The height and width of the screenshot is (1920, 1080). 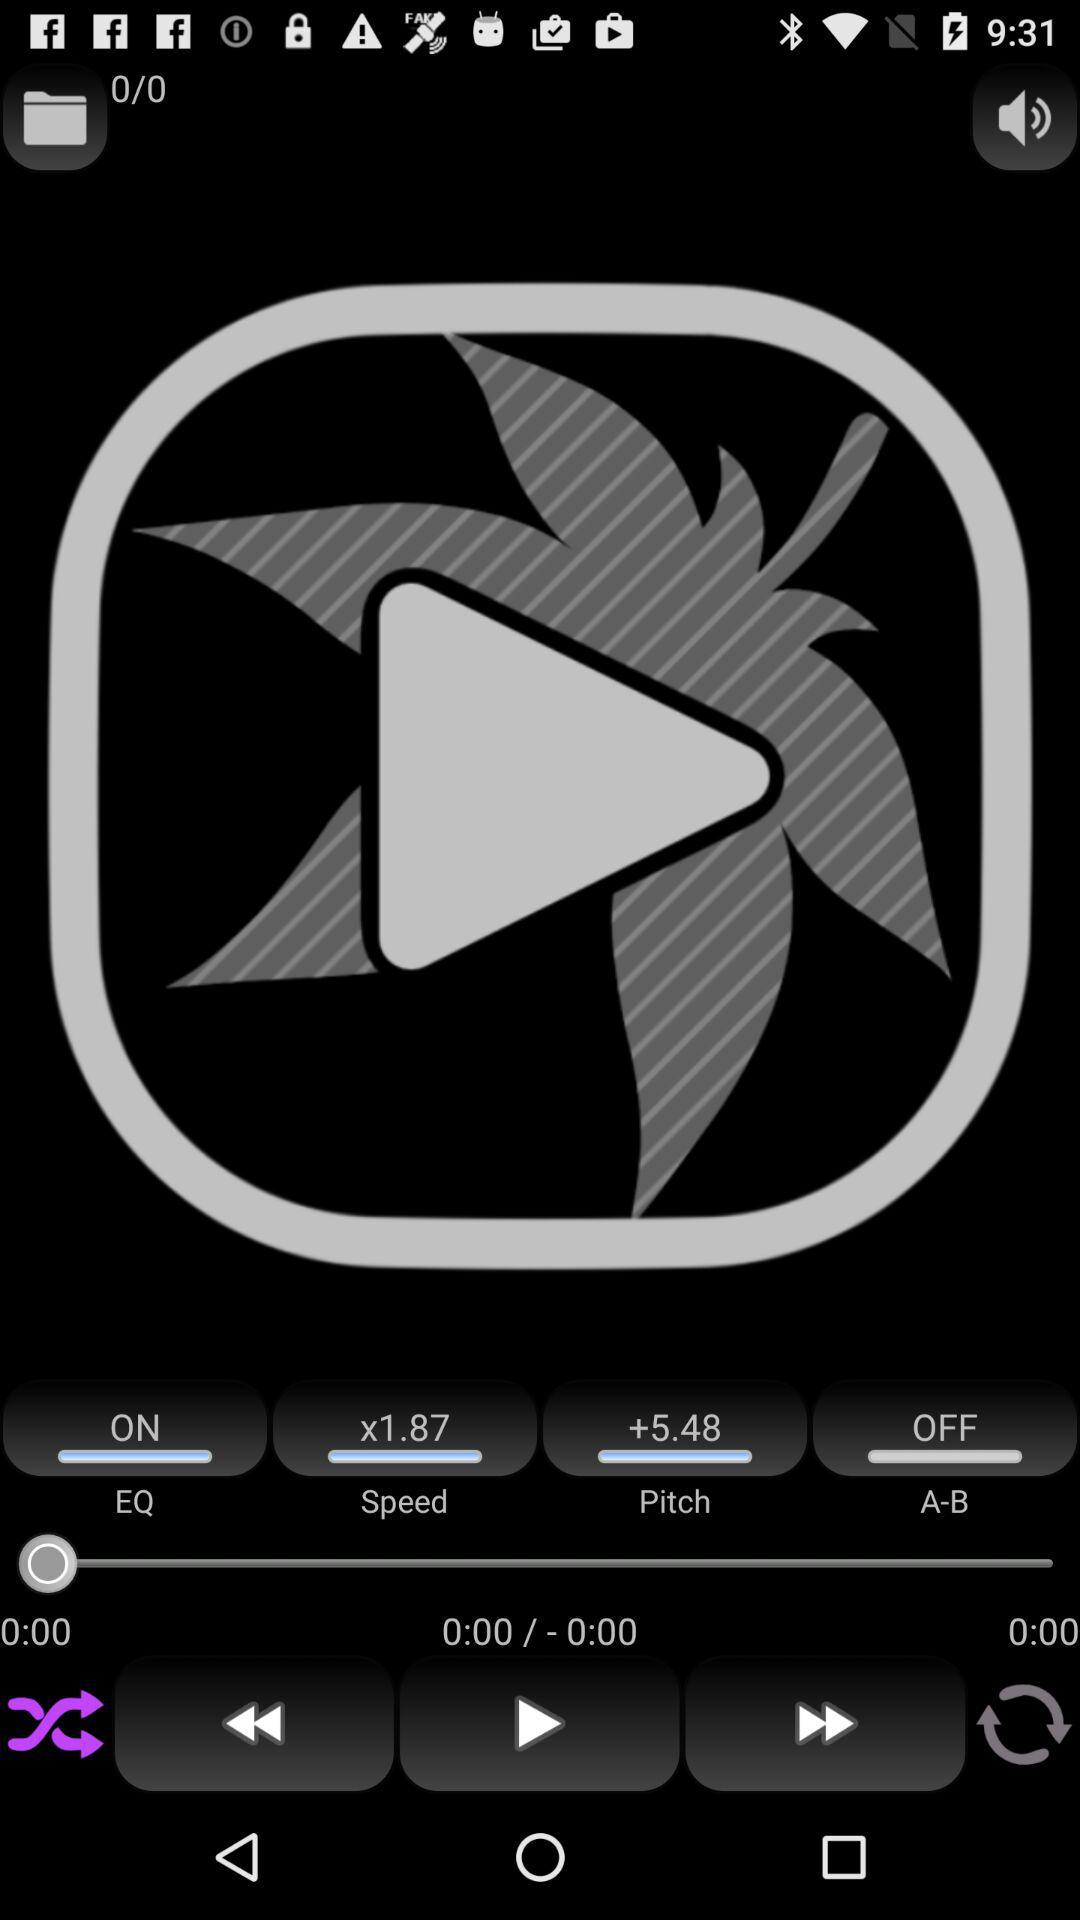 I want to click on the item to the right of +5.48 icon, so click(x=945, y=1428).